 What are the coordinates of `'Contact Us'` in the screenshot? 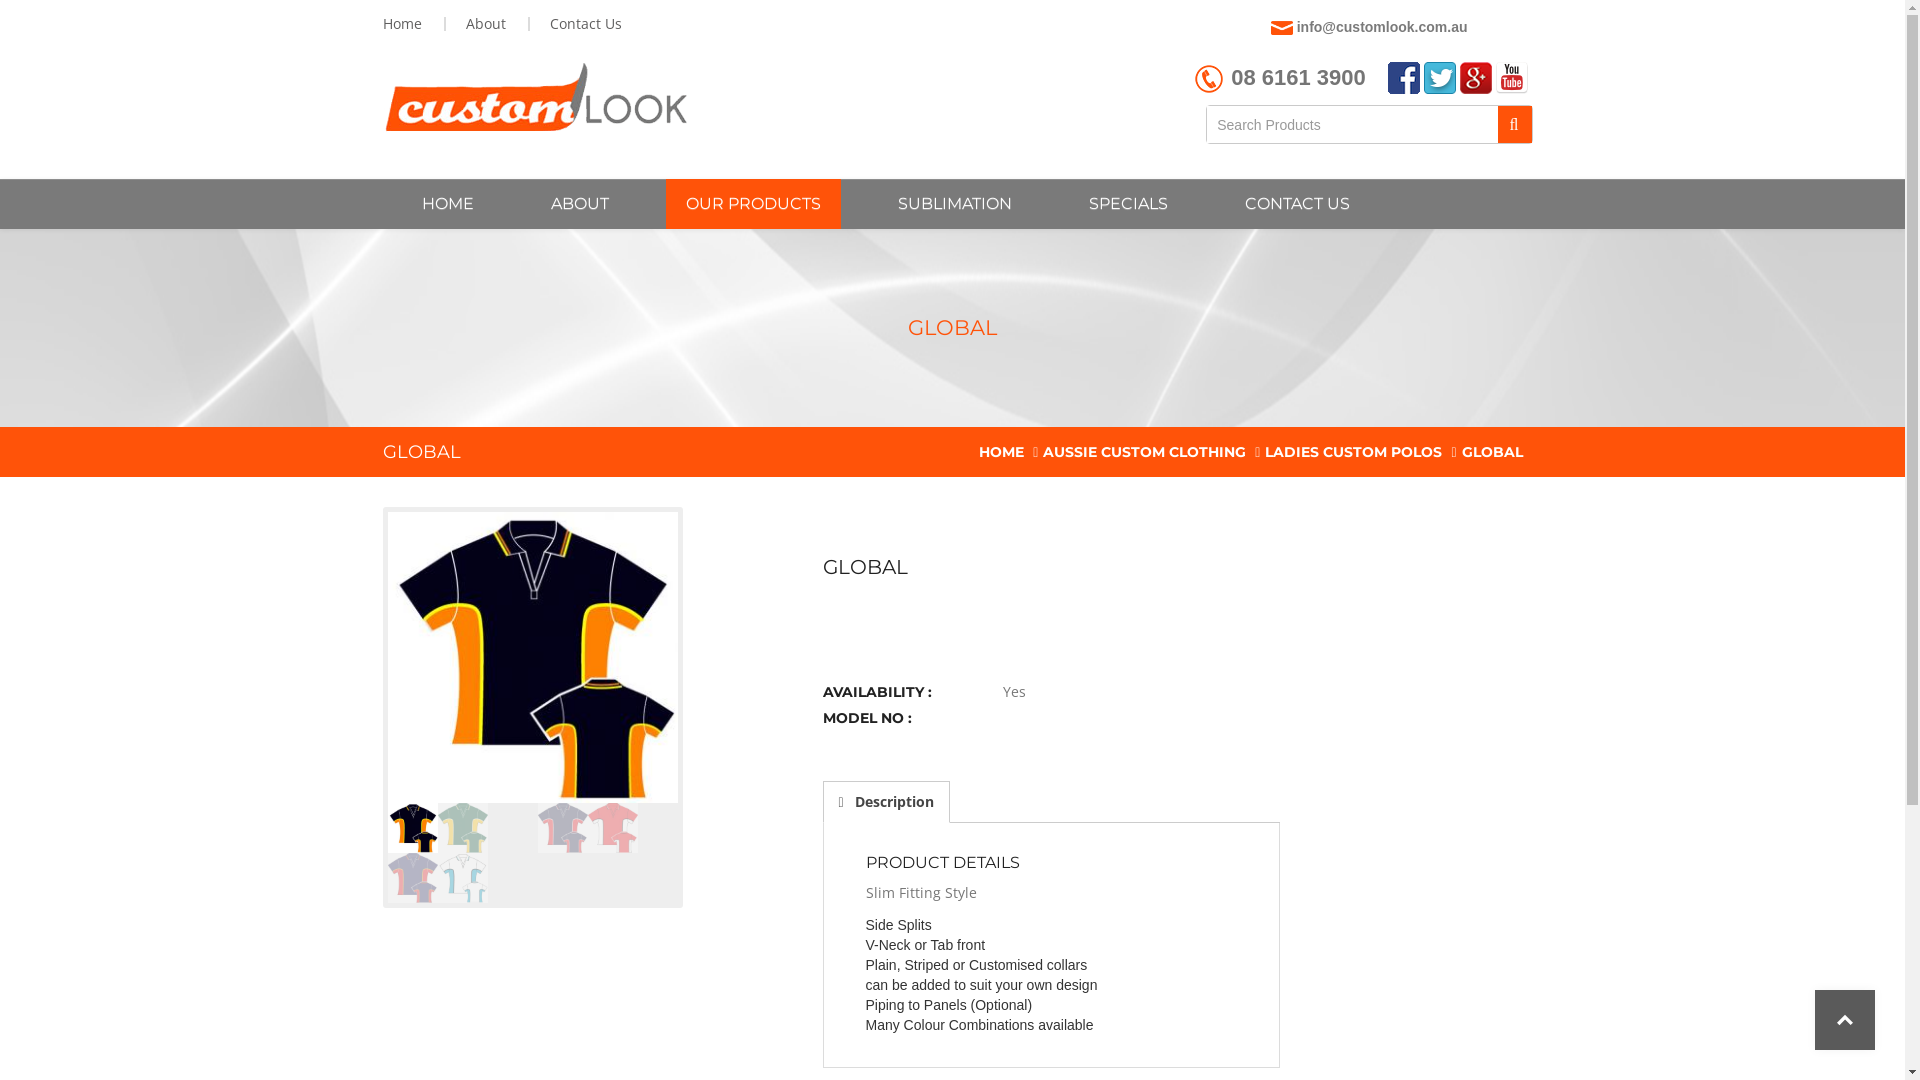 It's located at (582, 23).